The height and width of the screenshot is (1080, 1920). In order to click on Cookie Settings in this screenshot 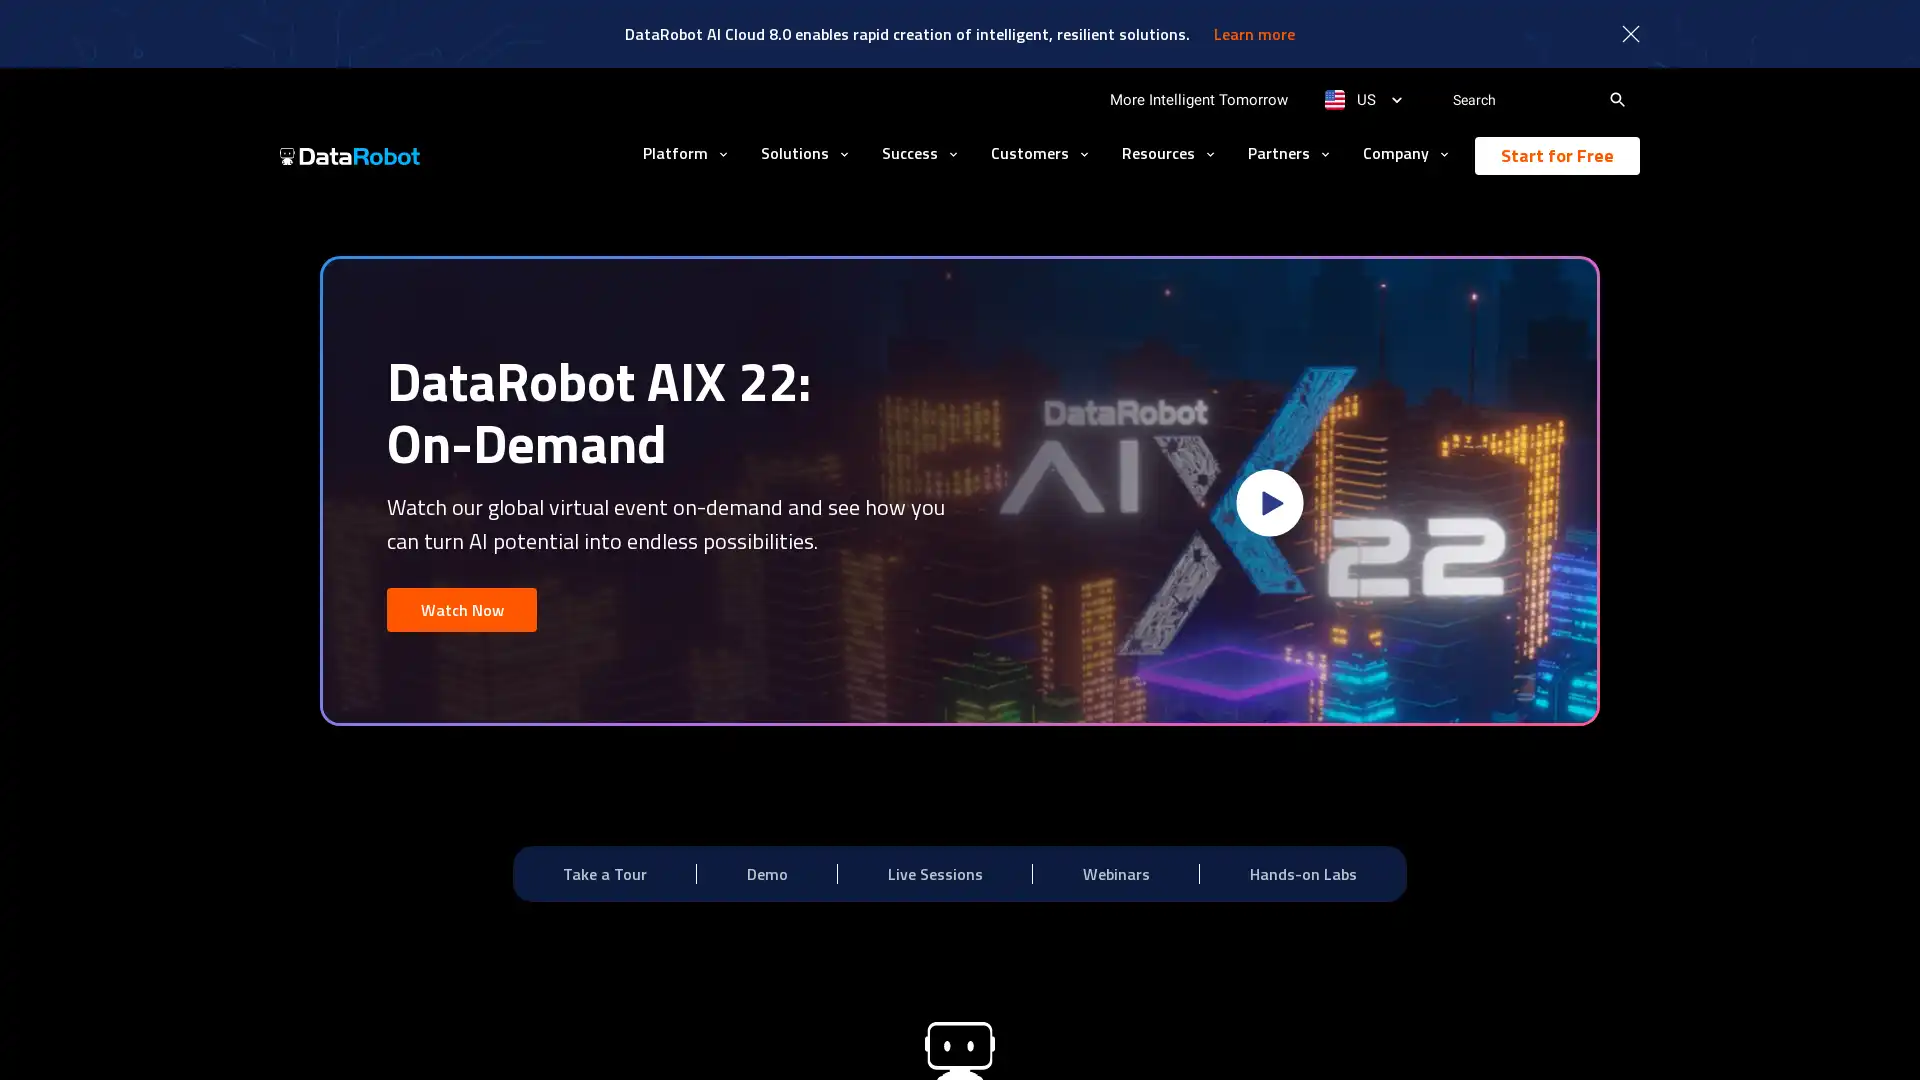, I will do `click(1275, 1036)`.